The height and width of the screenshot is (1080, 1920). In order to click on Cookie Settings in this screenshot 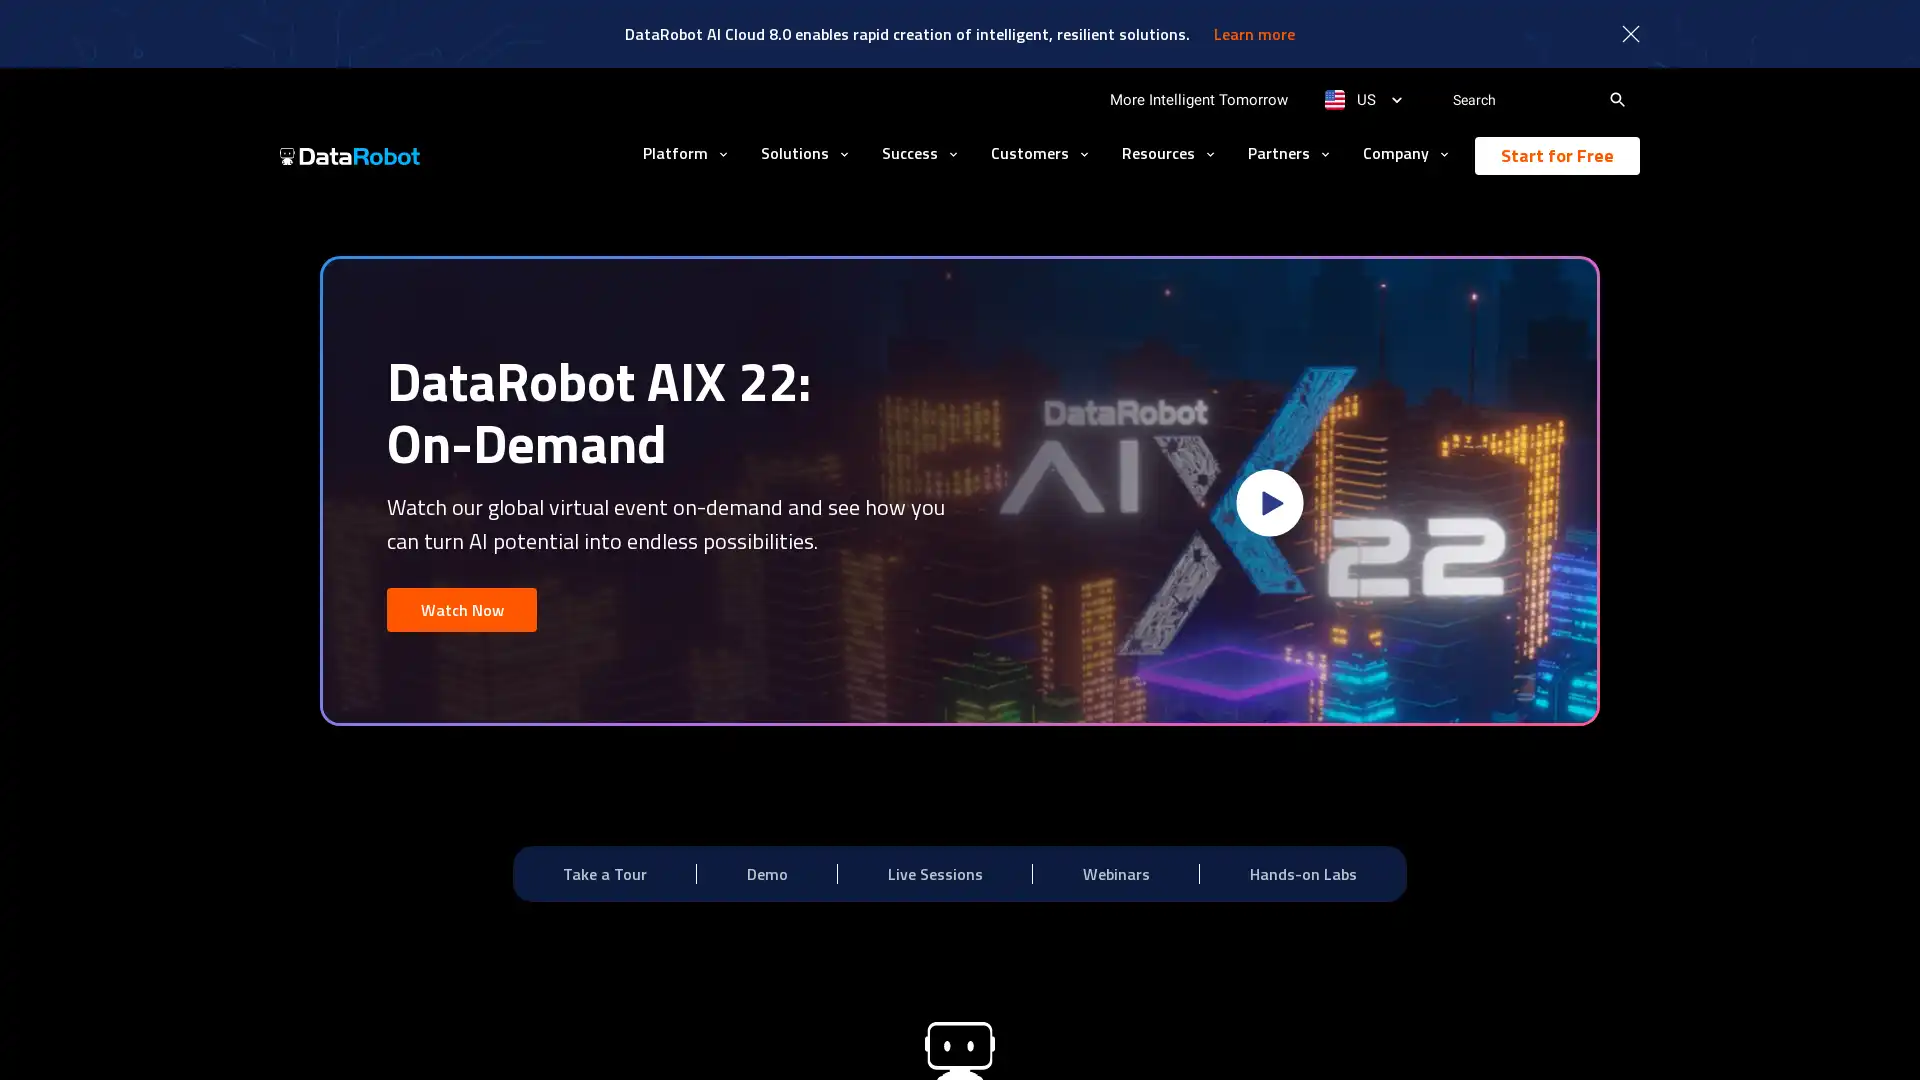, I will do `click(1275, 1036)`.